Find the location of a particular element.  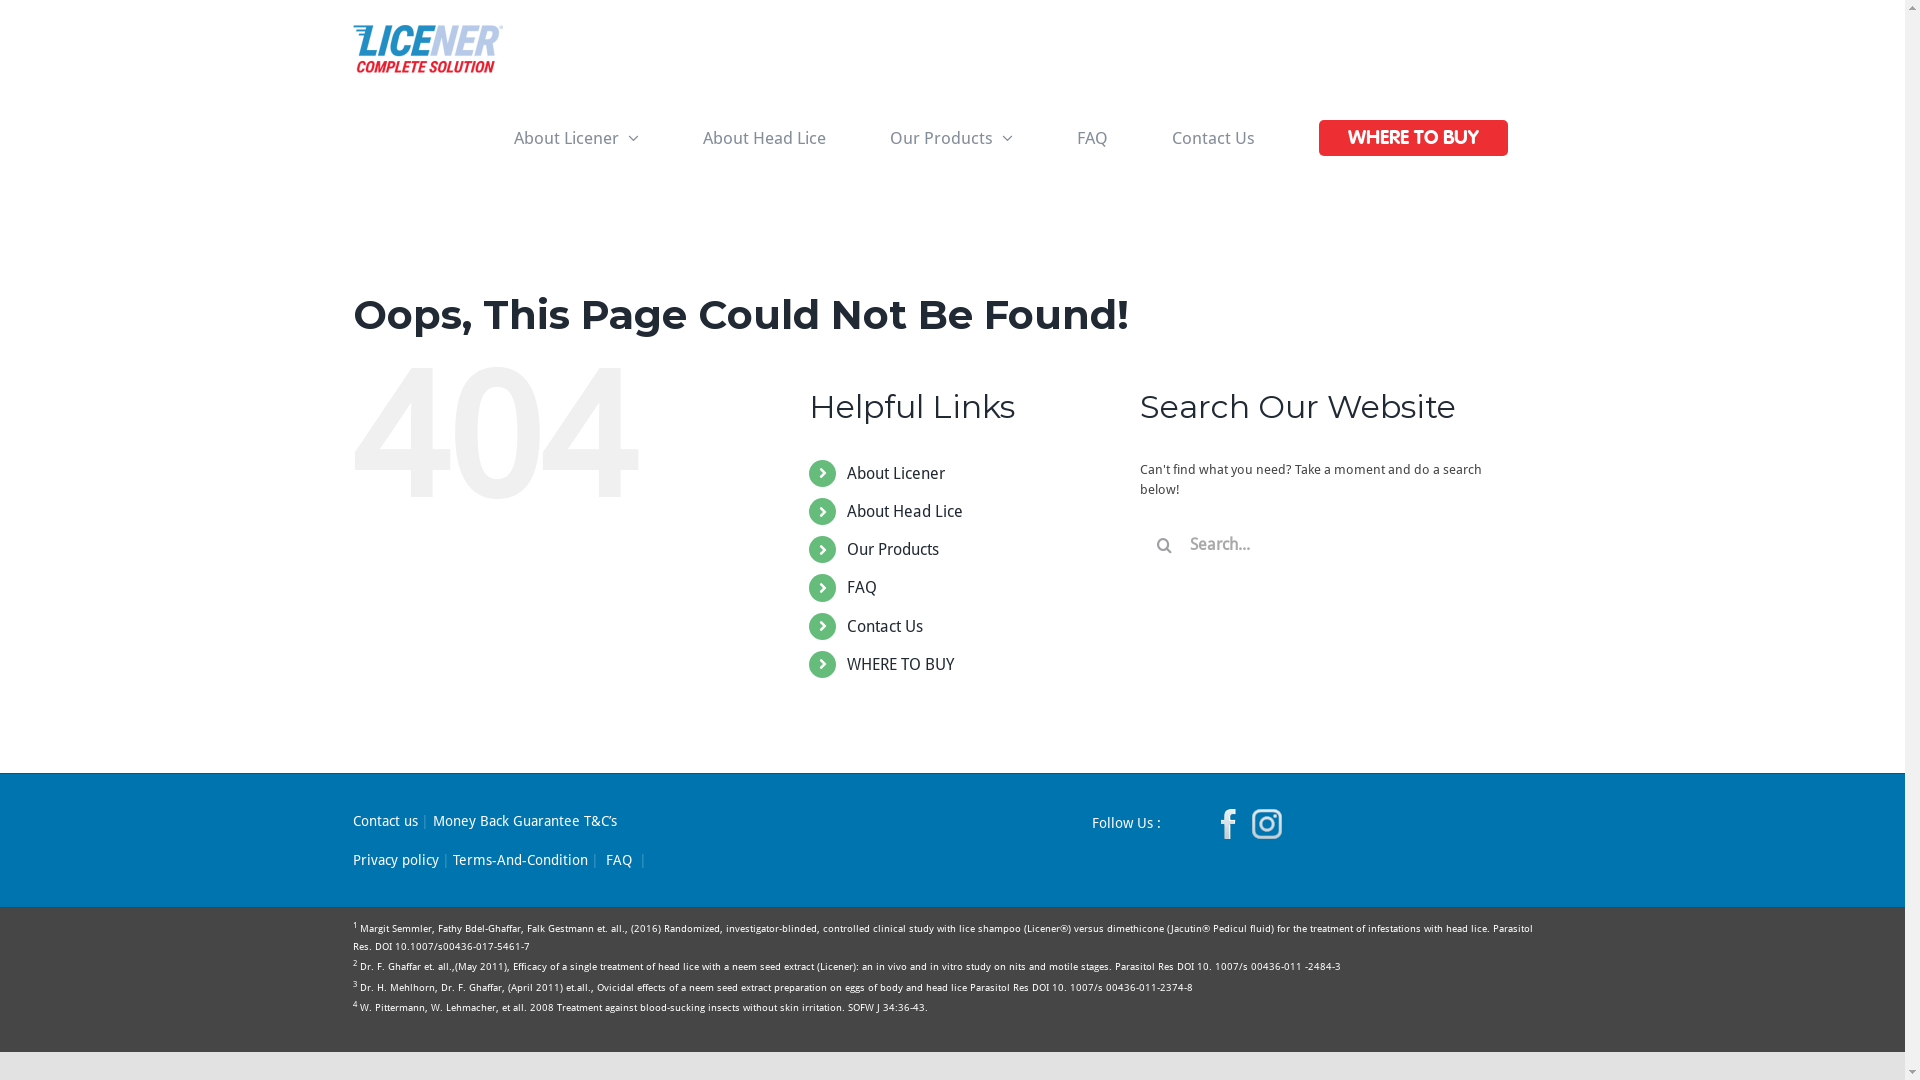

'Terms-And-Condition' is located at coordinates (519, 859).